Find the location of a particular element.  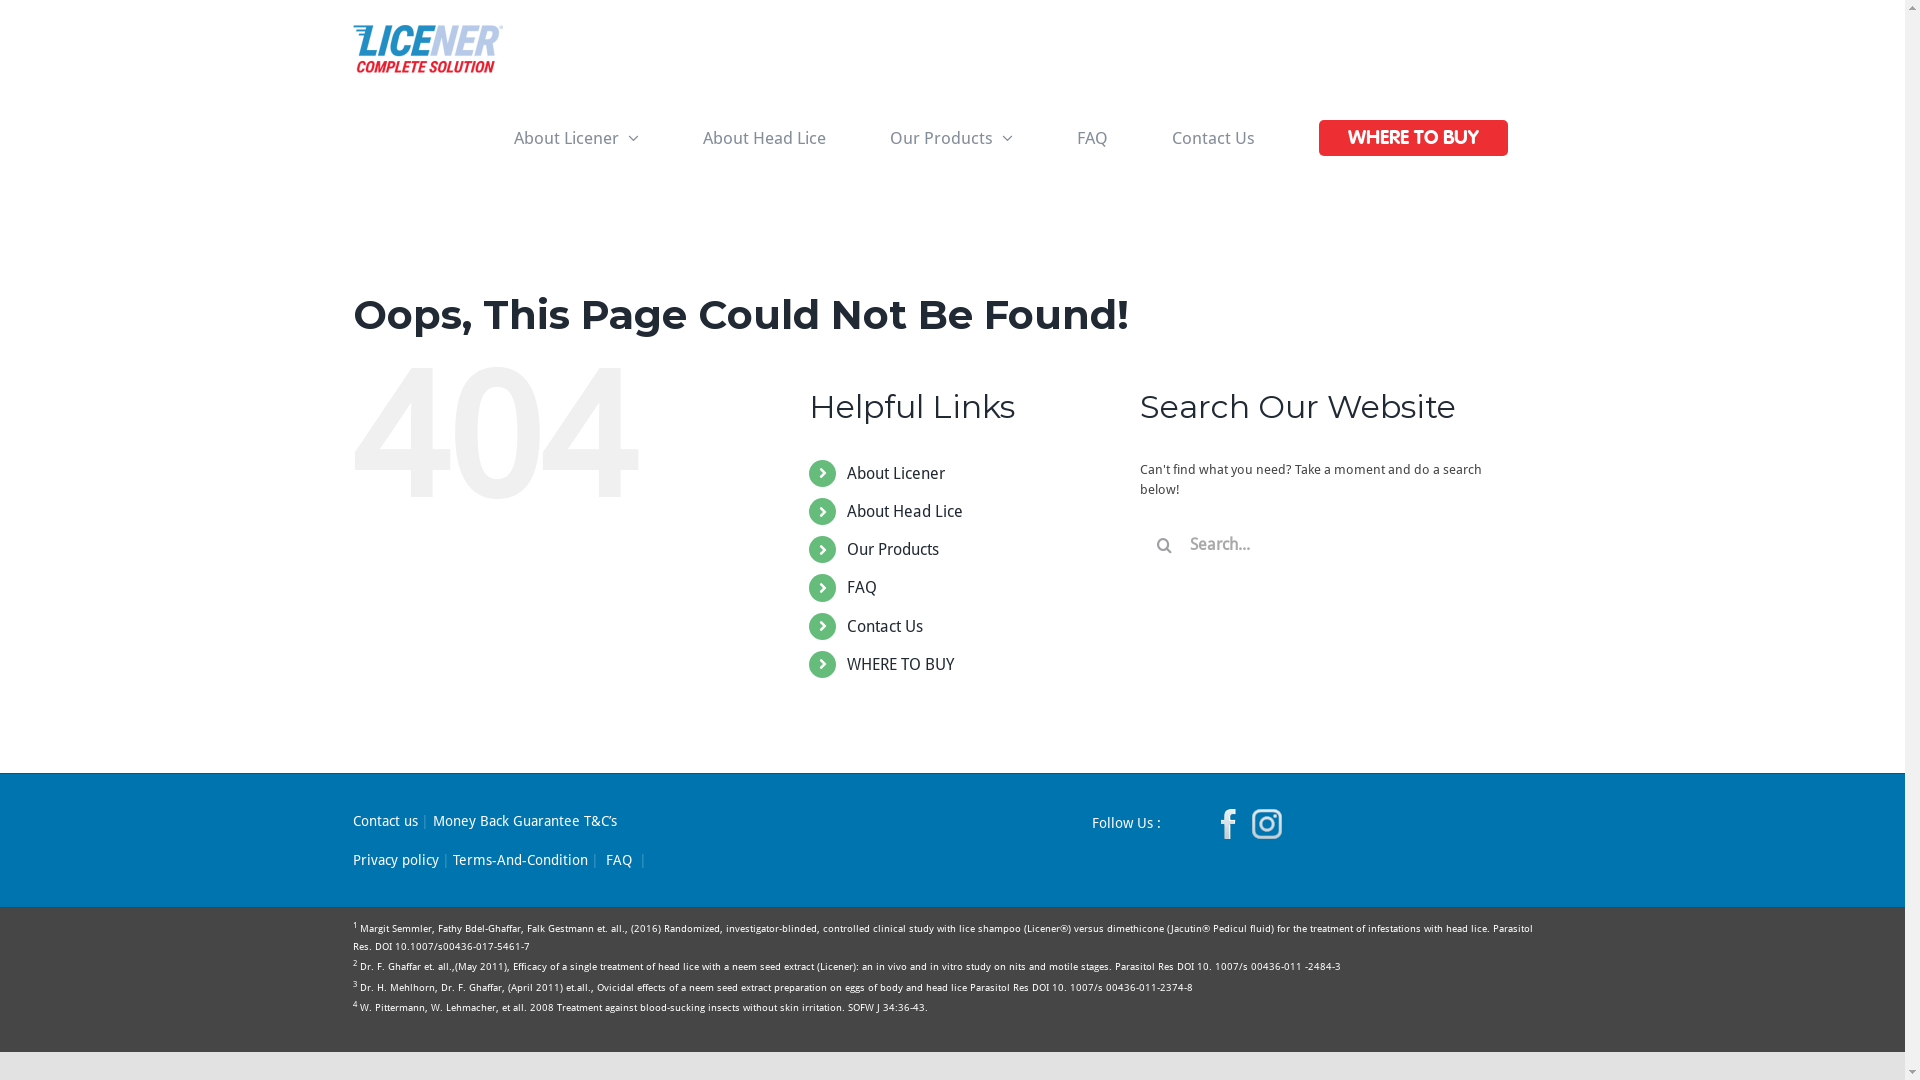

'Terms-And-Condition' is located at coordinates (519, 859).